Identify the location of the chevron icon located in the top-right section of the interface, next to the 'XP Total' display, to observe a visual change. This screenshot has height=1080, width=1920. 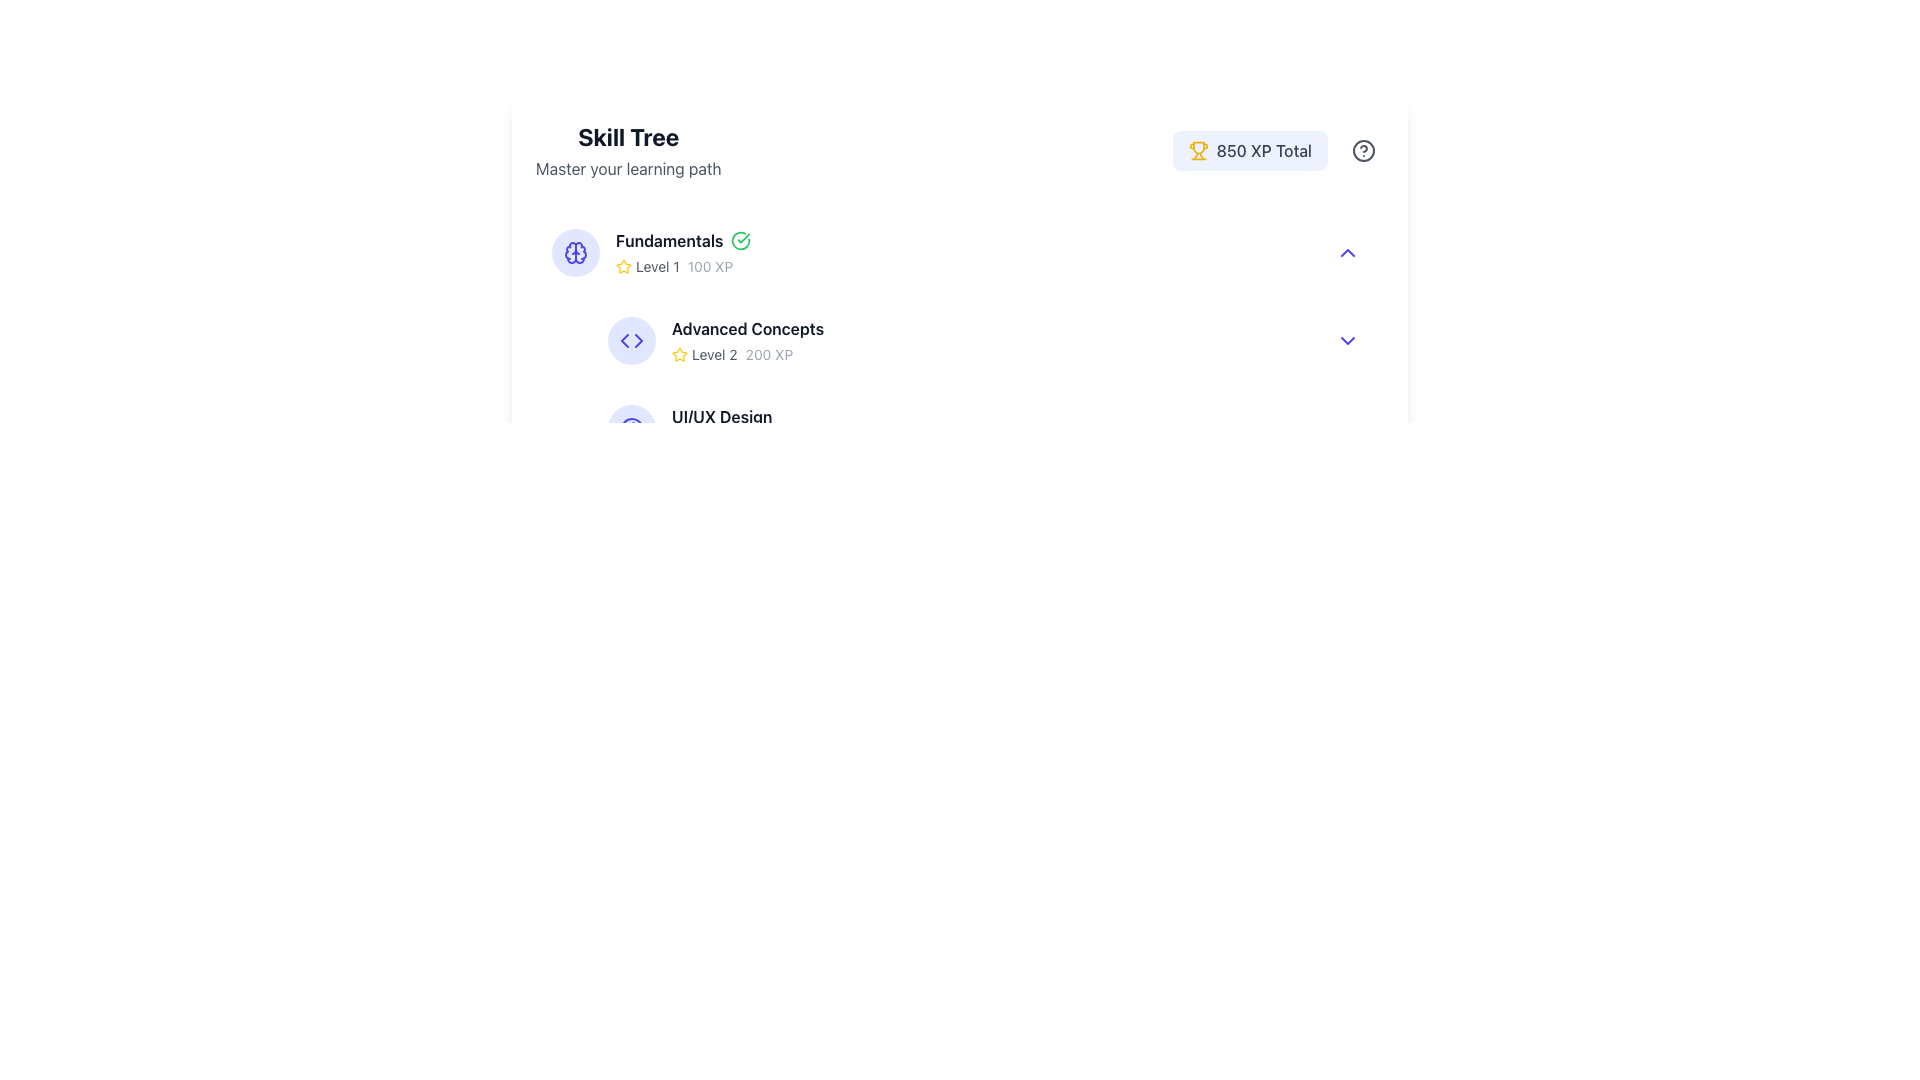
(1348, 252).